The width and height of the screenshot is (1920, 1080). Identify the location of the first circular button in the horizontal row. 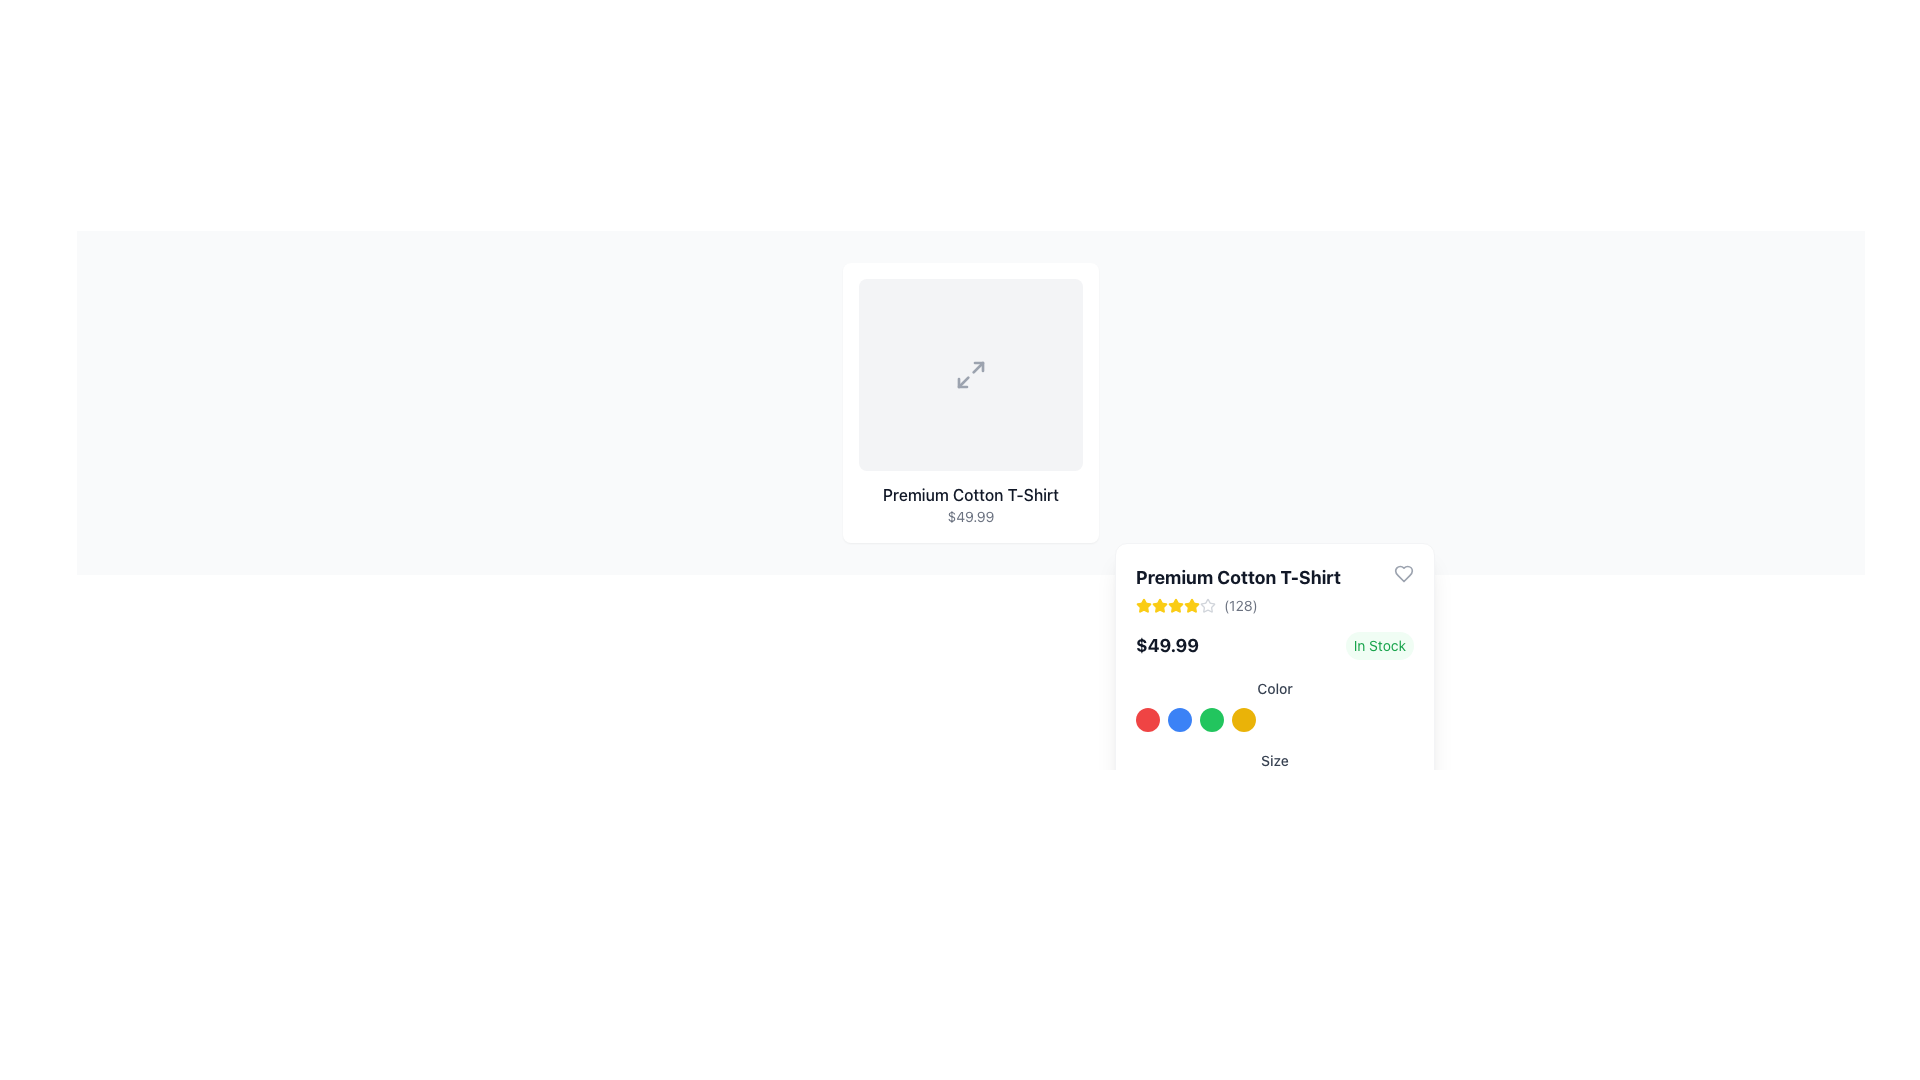
(1147, 720).